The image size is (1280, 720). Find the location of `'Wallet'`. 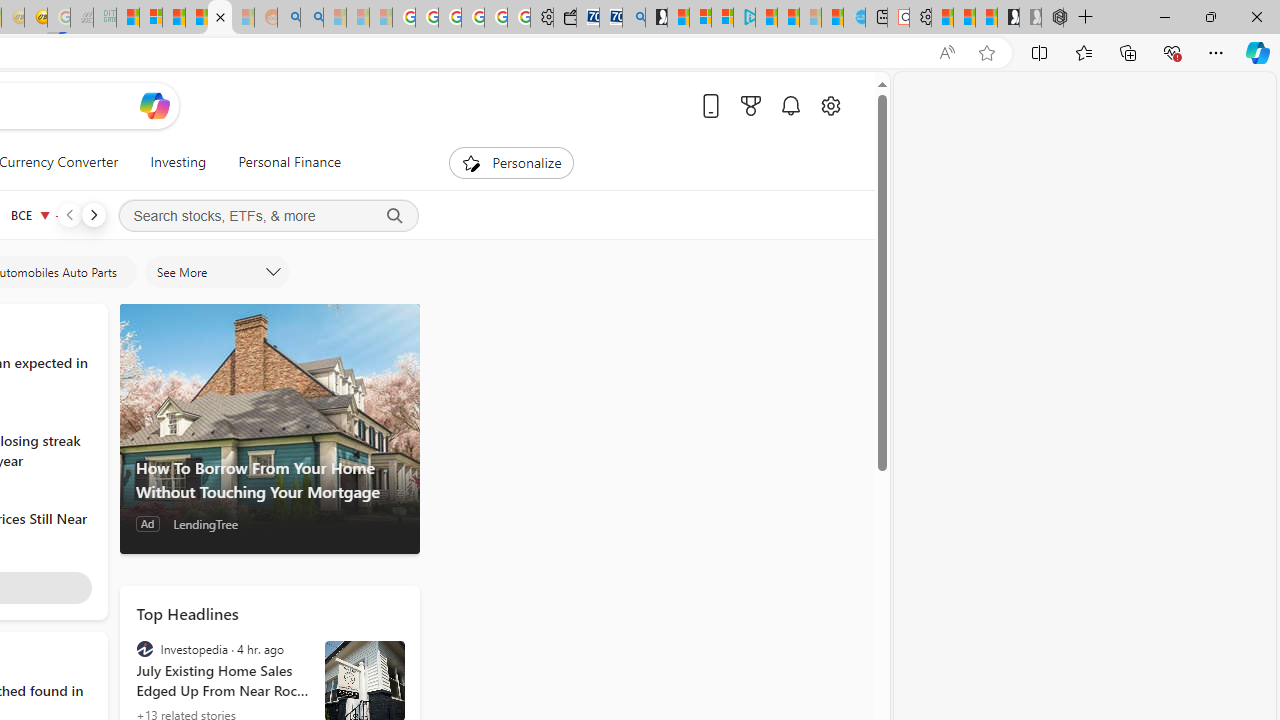

'Wallet' is located at coordinates (564, 17).